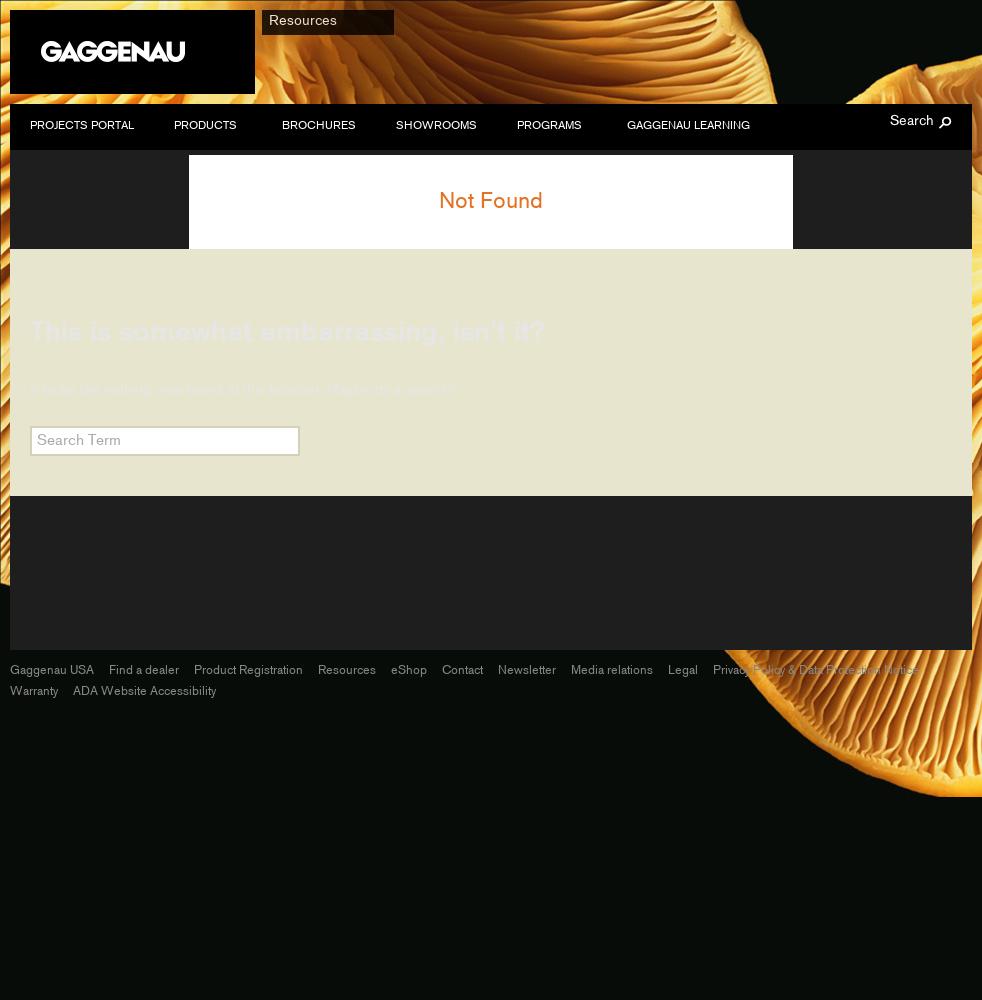  I want to click on 'Media relations', so click(610, 669).